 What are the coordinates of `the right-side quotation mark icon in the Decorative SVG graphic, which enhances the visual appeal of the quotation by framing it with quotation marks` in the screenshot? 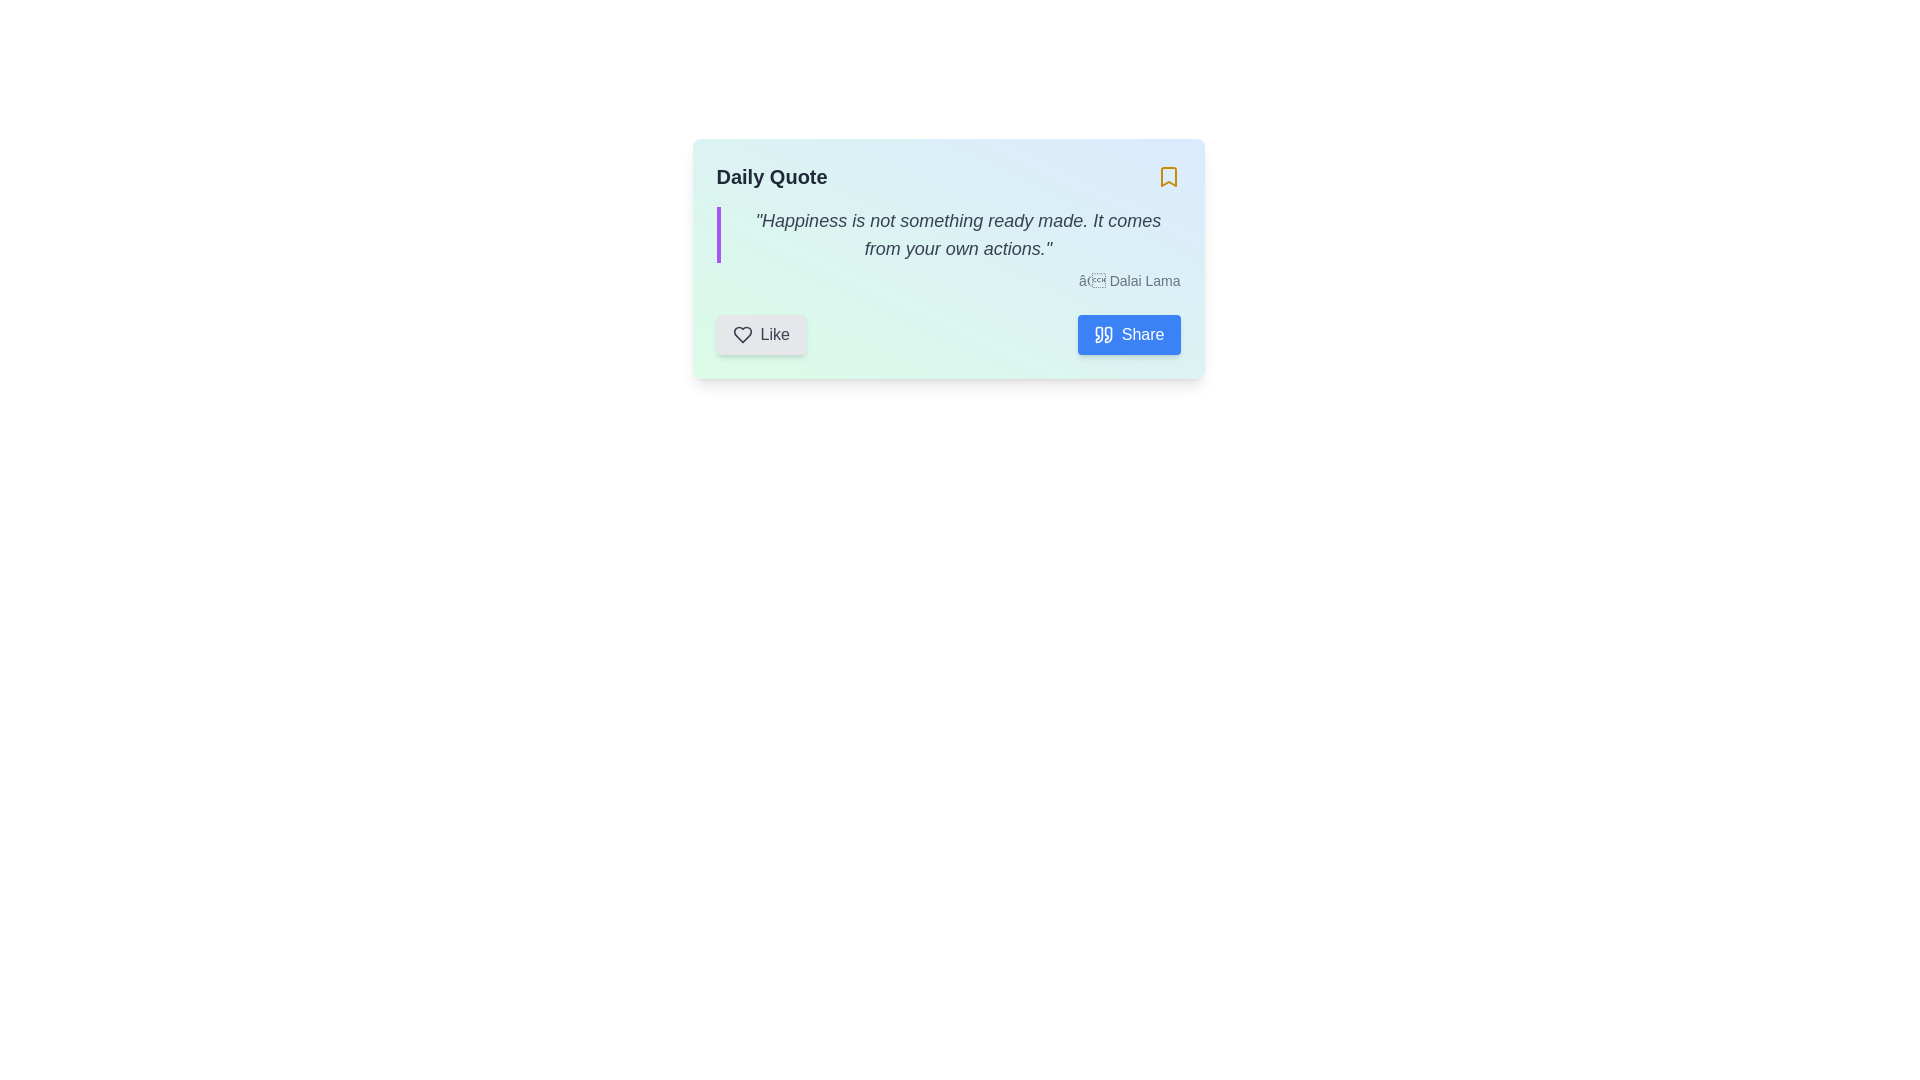 It's located at (1107, 334).